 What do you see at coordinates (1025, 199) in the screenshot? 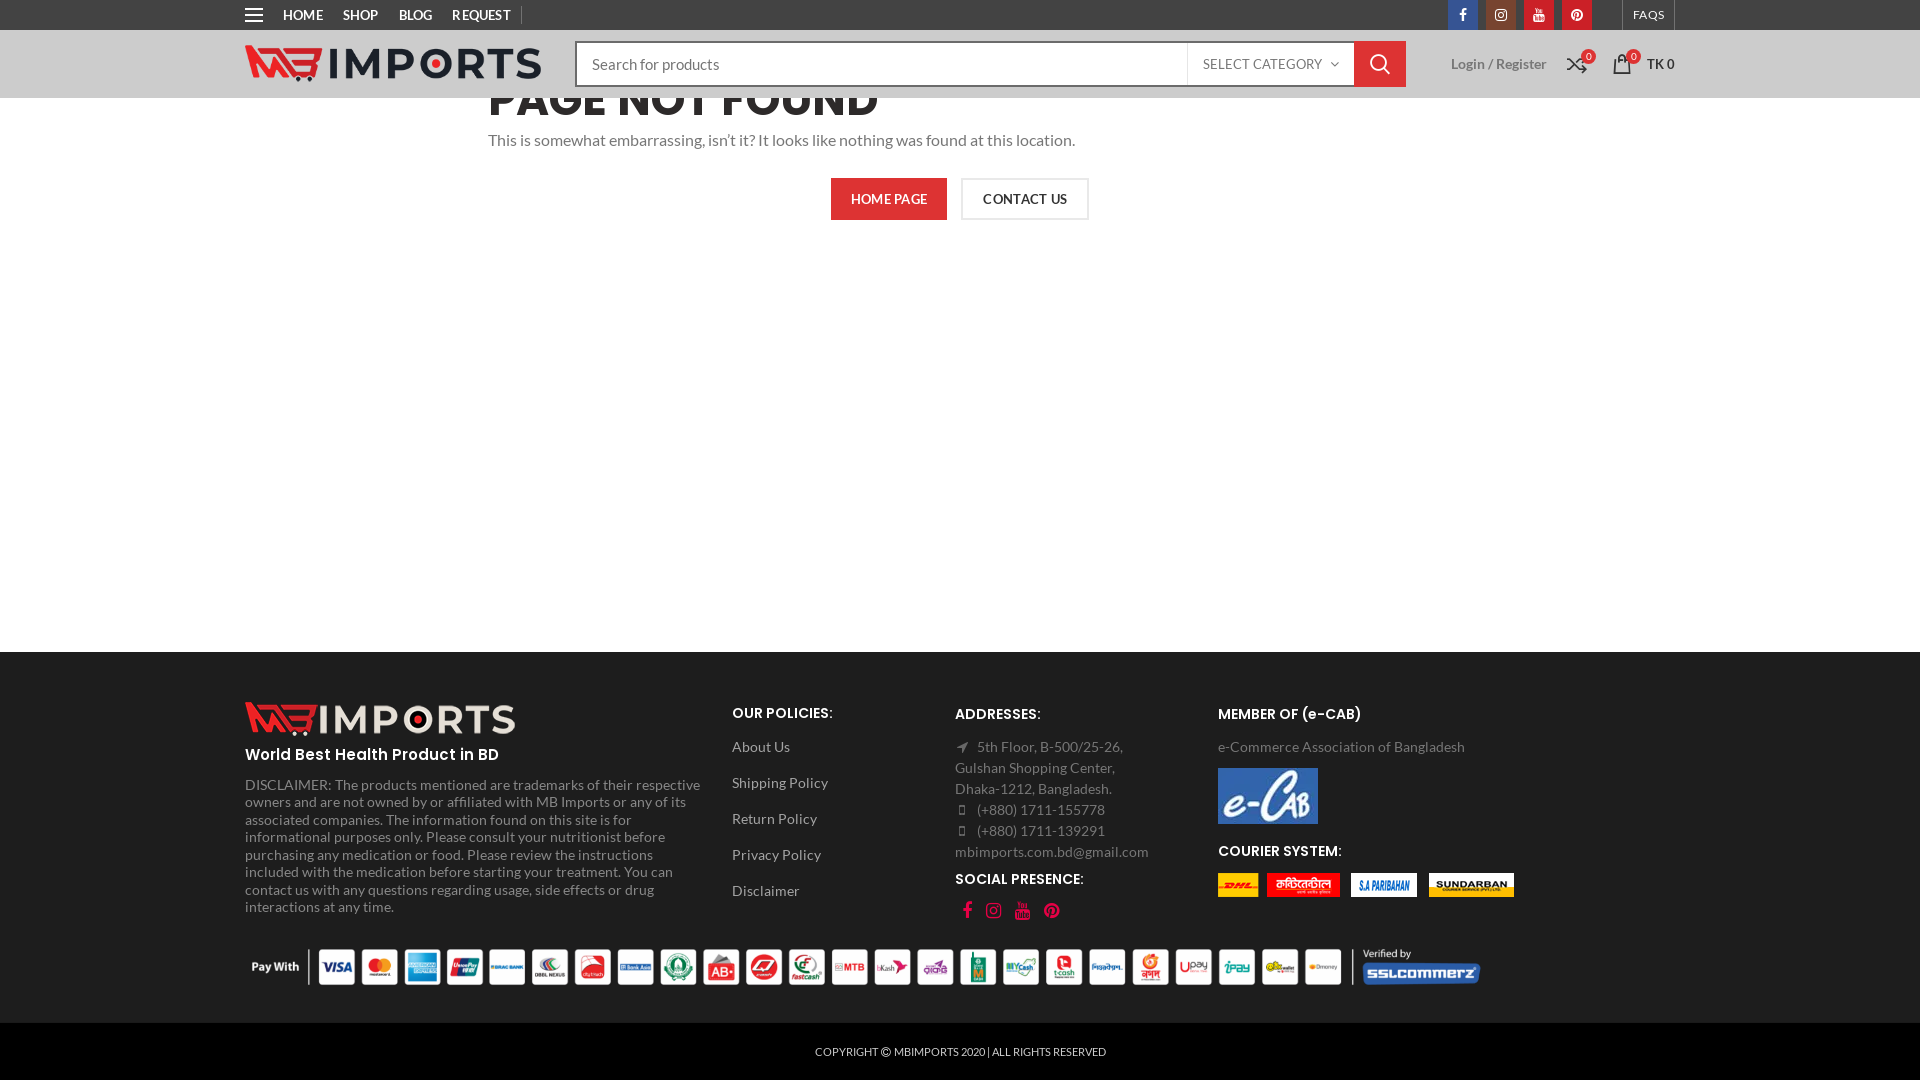
I see `'CONTACT US'` at bounding box center [1025, 199].